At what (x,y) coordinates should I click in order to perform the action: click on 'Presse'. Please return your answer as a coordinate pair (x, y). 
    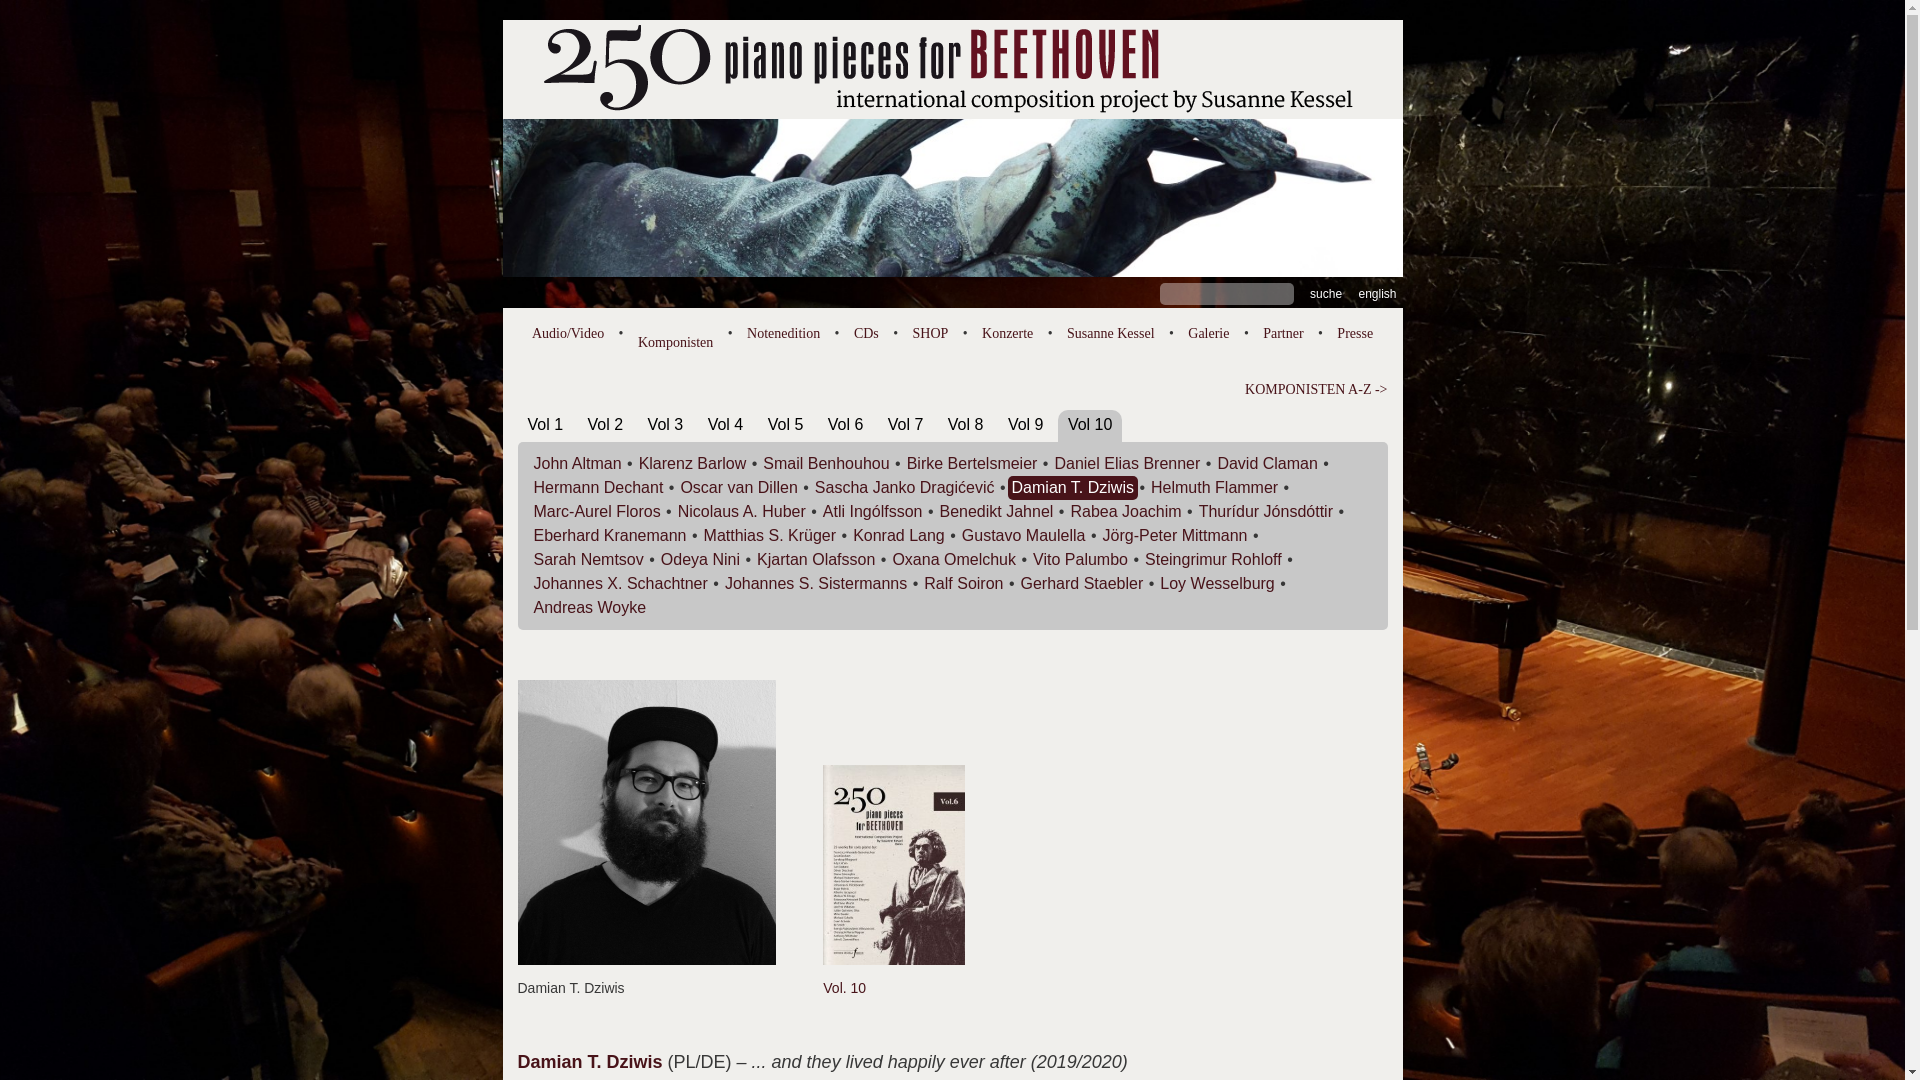
    Looking at the image, I should click on (1354, 332).